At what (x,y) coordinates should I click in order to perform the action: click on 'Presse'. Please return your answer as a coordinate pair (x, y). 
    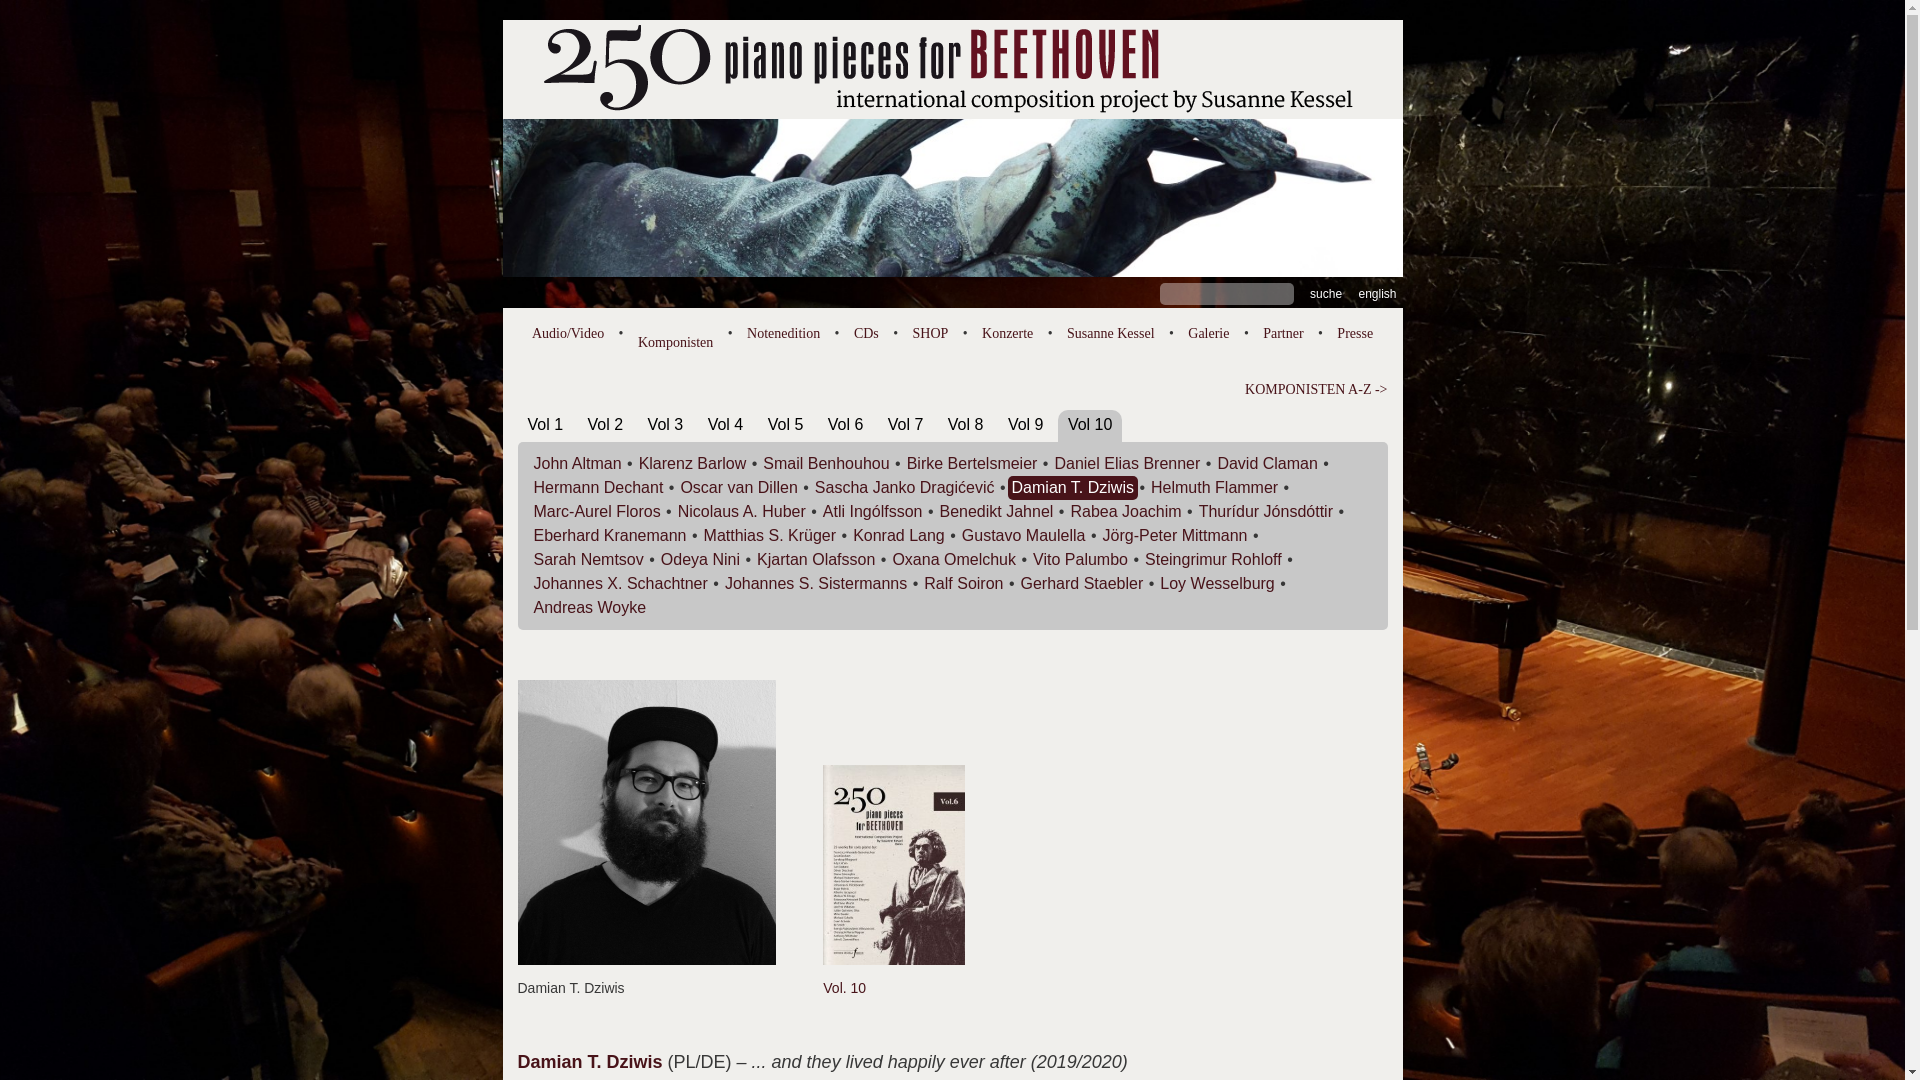
    Looking at the image, I should click on (1354, 332).